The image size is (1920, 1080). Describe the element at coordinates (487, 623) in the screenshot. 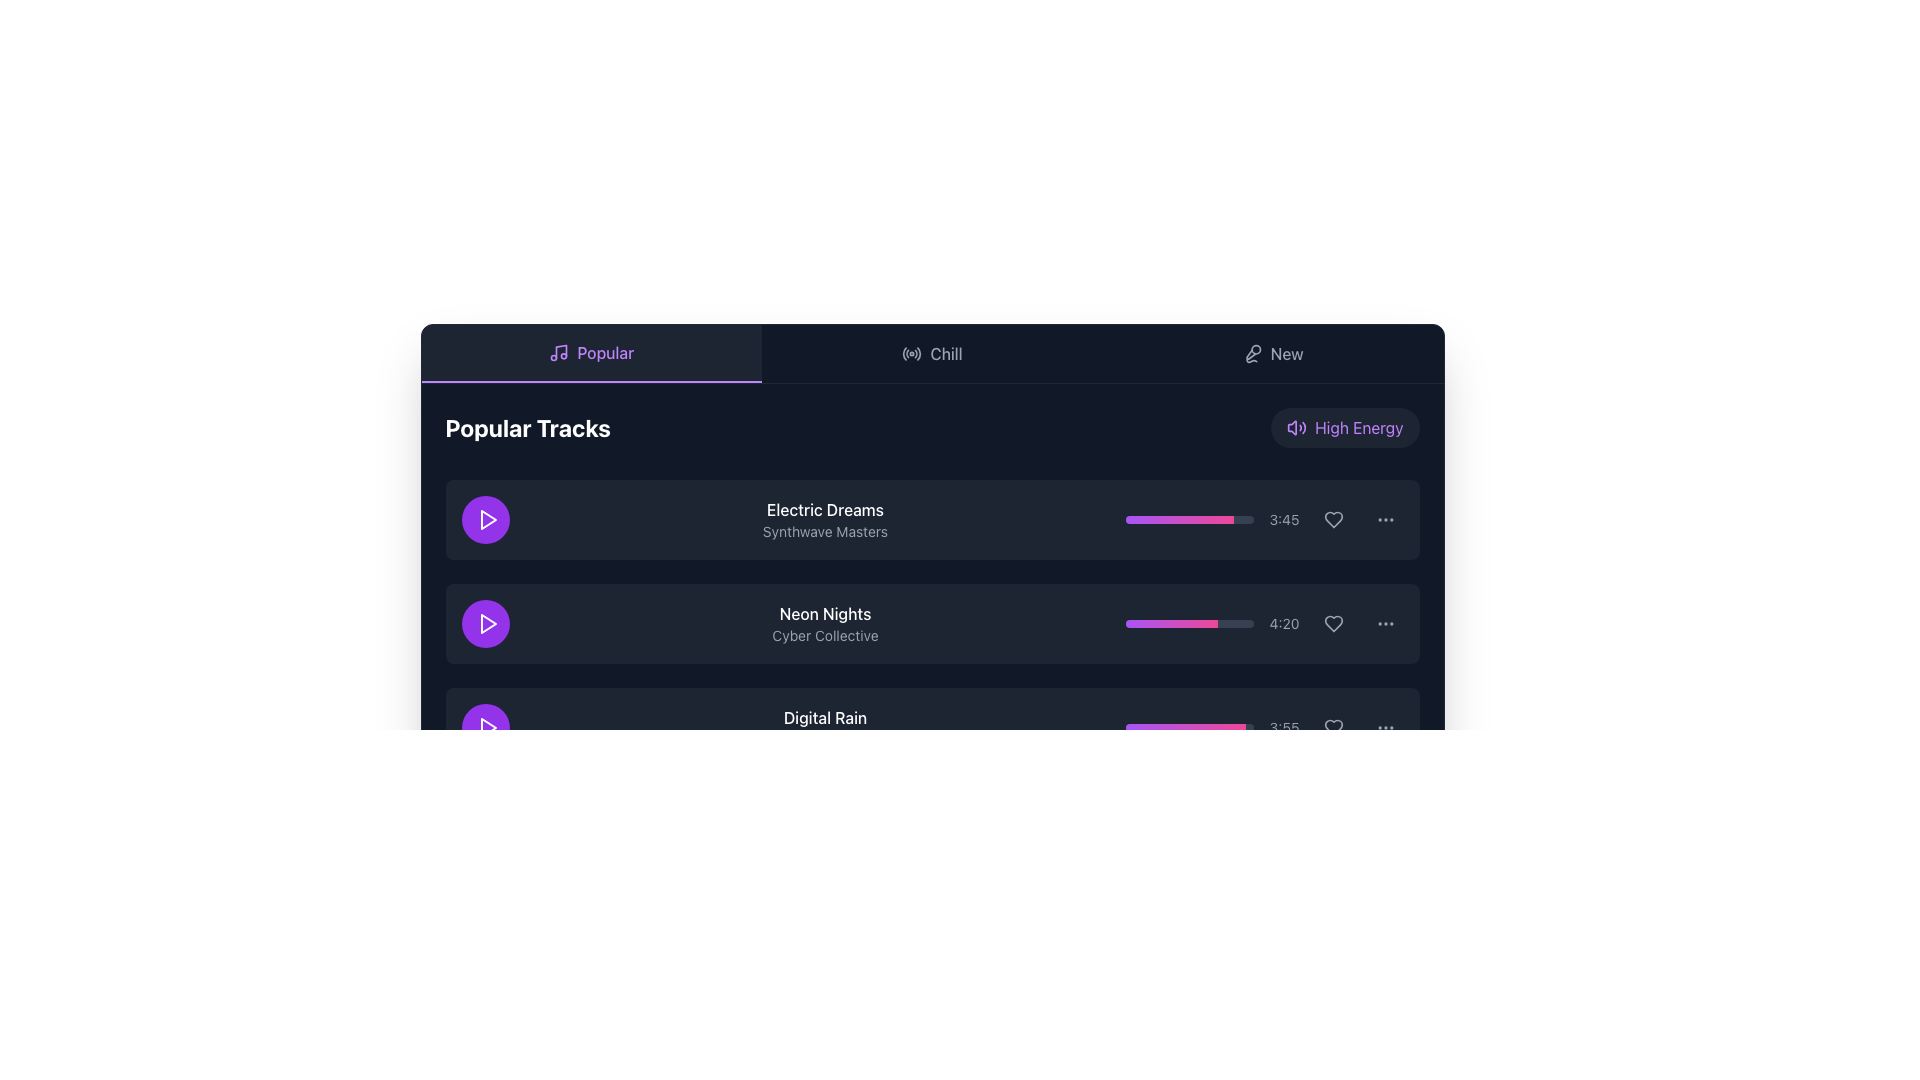

I see `the play button located inside the circular button to the left of the list item text 'Electric Dreams' and 'Synthwave Masters', indicating readiness for action` at that location.